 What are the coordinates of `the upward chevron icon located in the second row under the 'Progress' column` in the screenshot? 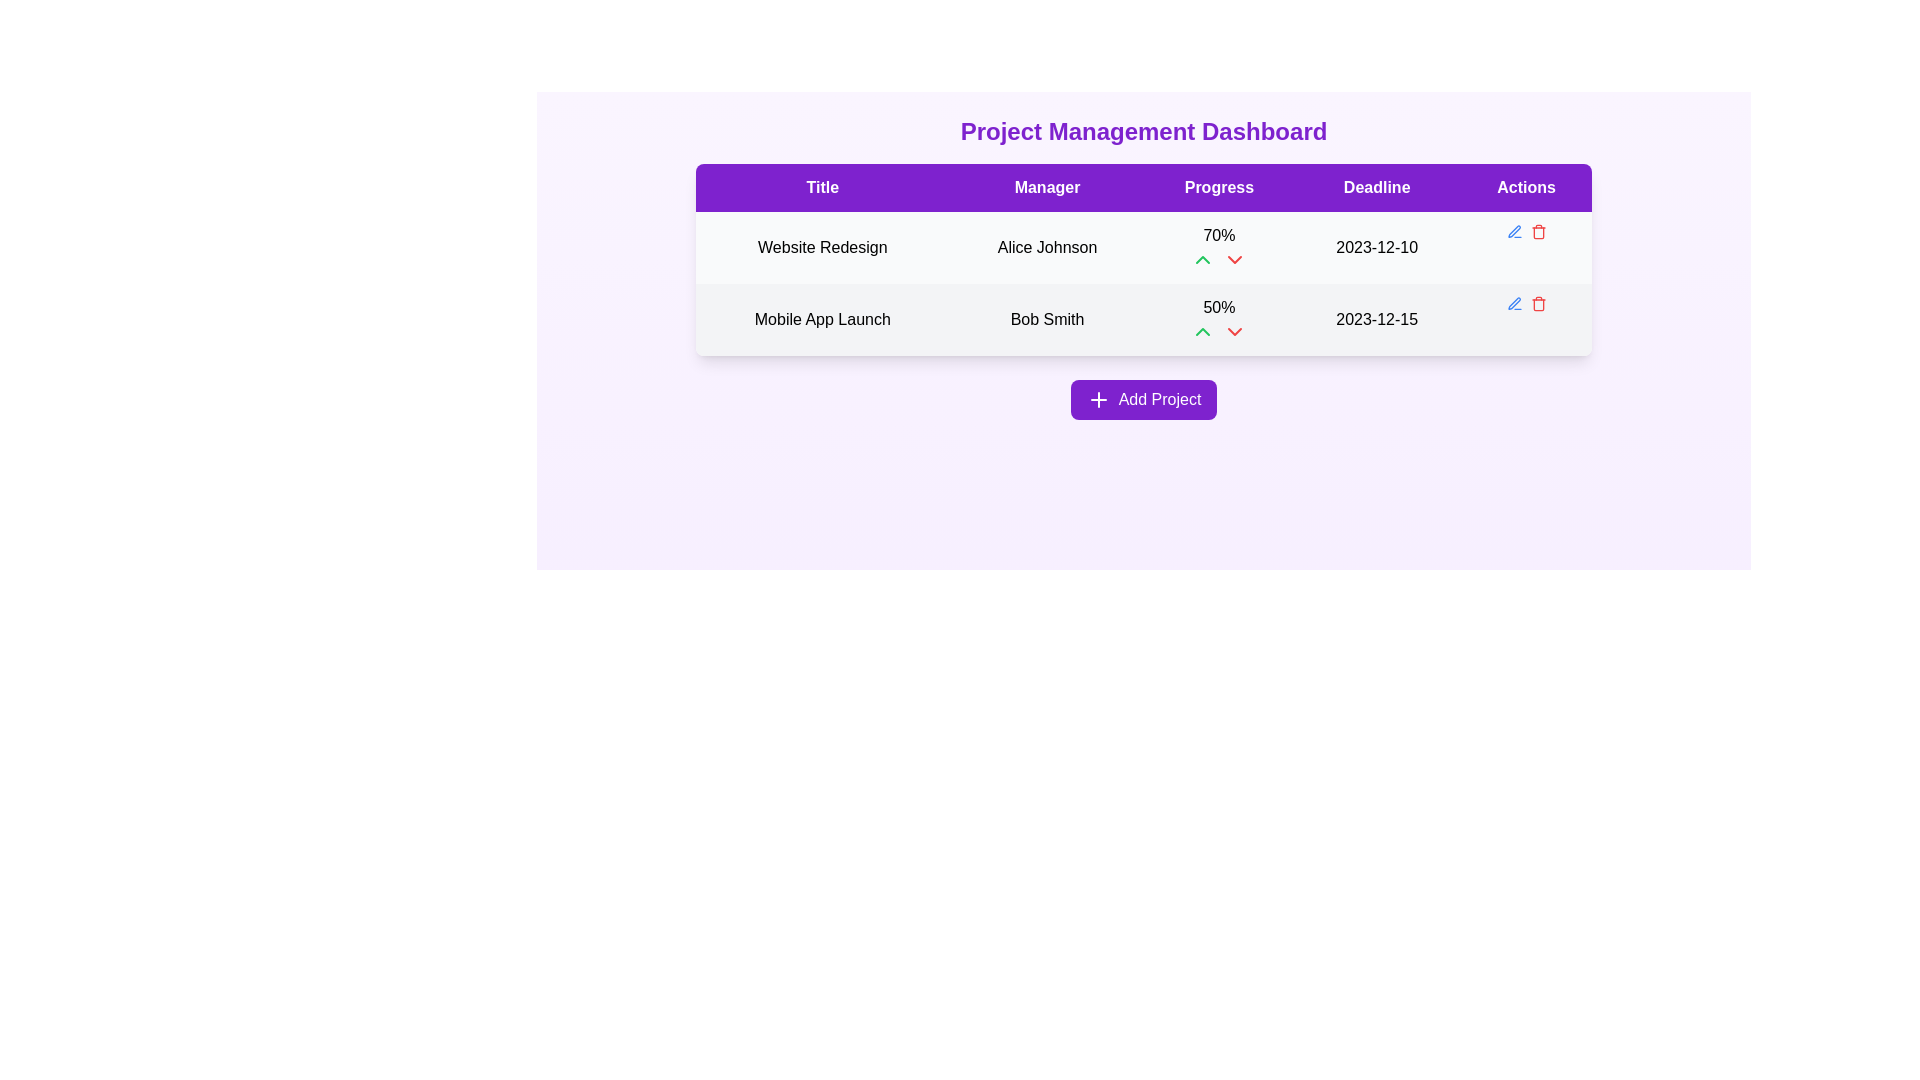 It's located at (1202, 258).